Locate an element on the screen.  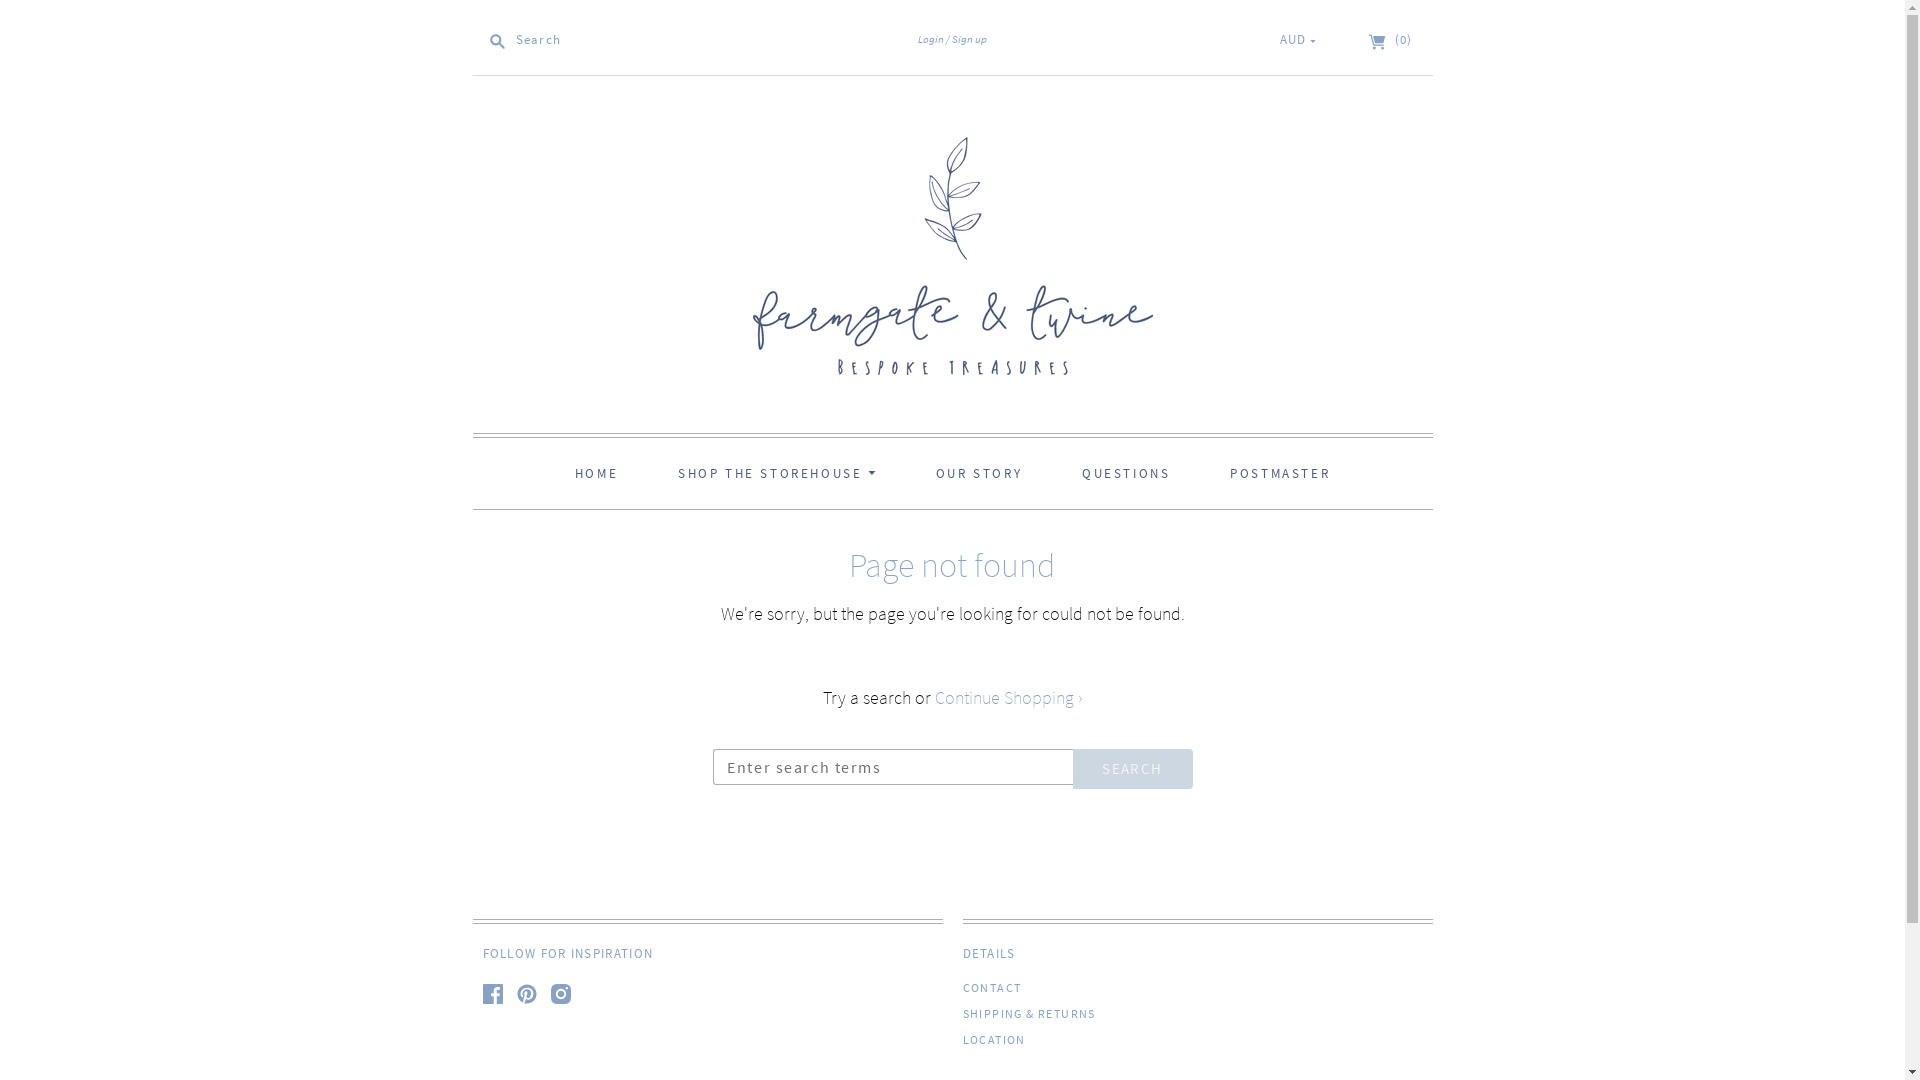
'Login' is located at coordinates (930, 38).